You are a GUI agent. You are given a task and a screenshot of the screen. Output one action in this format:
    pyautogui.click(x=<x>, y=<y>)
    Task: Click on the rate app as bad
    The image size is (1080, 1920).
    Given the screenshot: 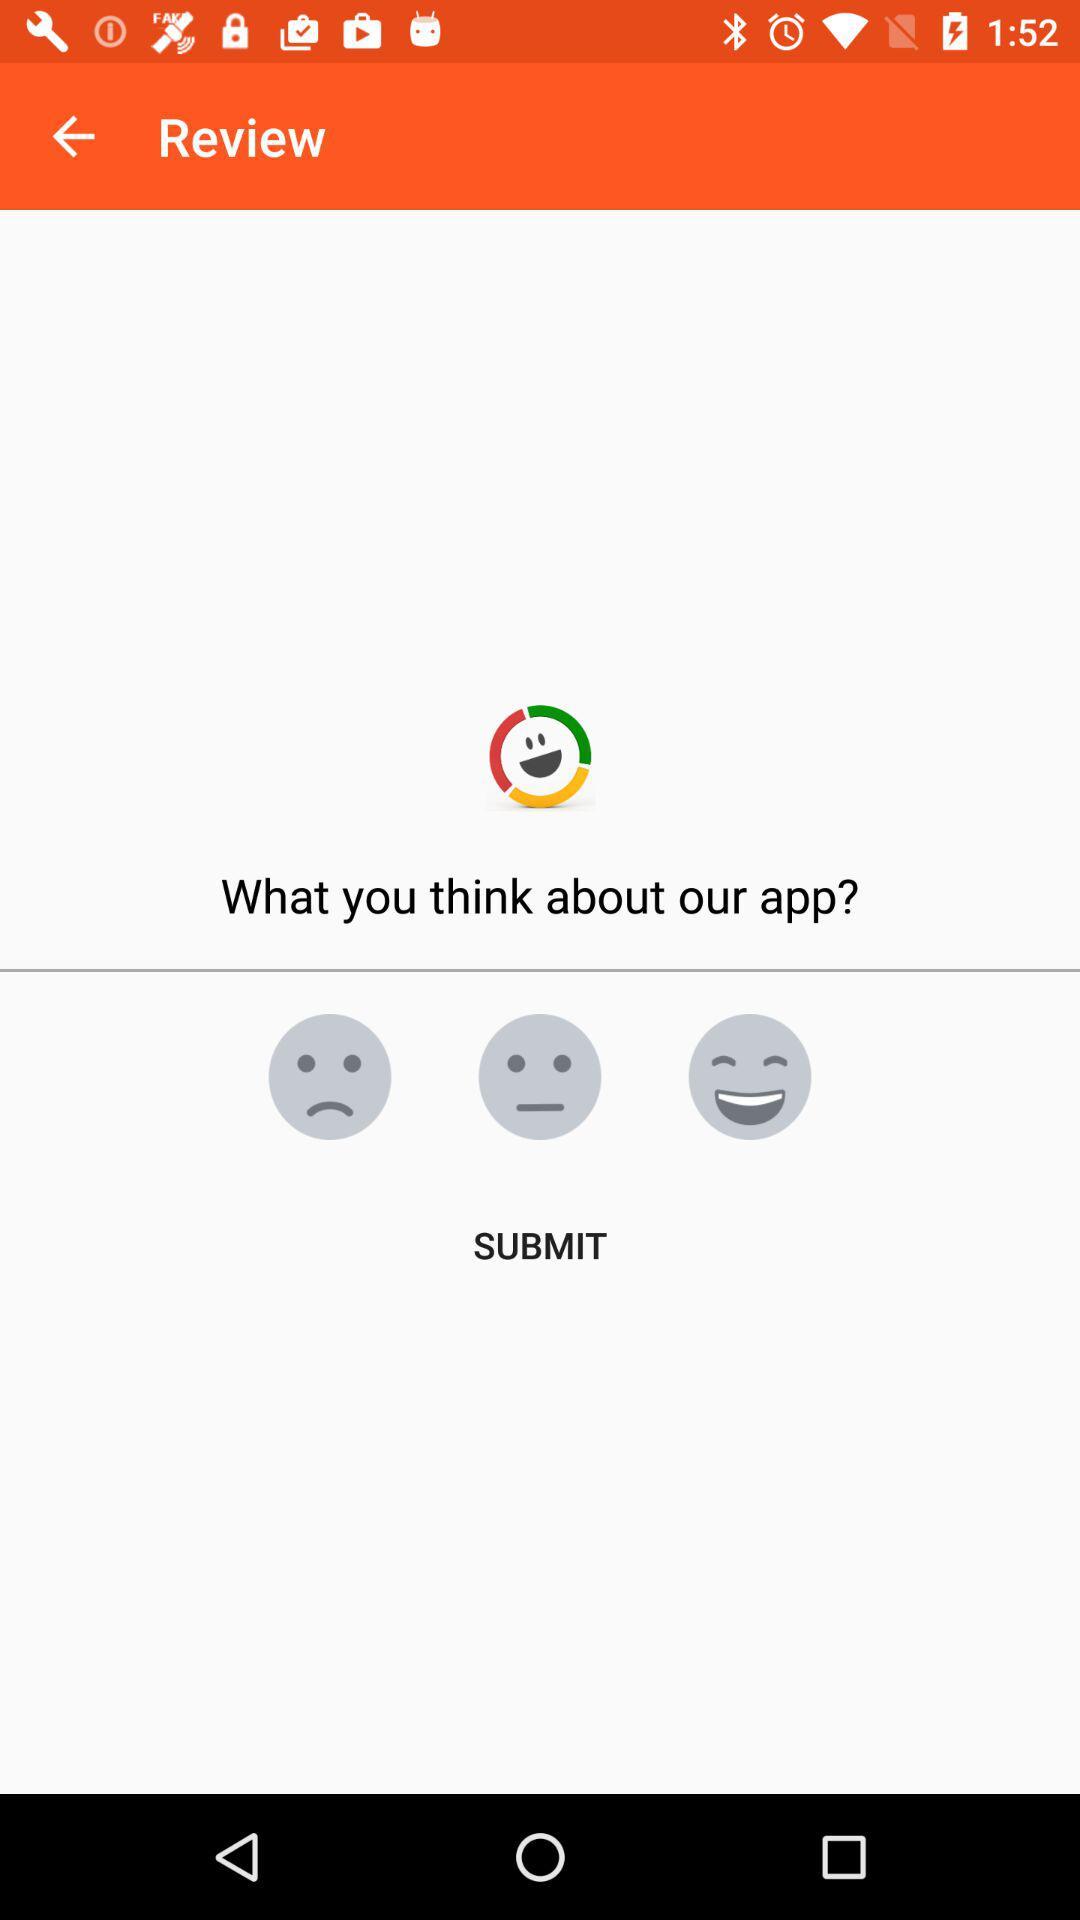 What is the action you would take?
    pyautogui.click(x=329, y=1075)
    